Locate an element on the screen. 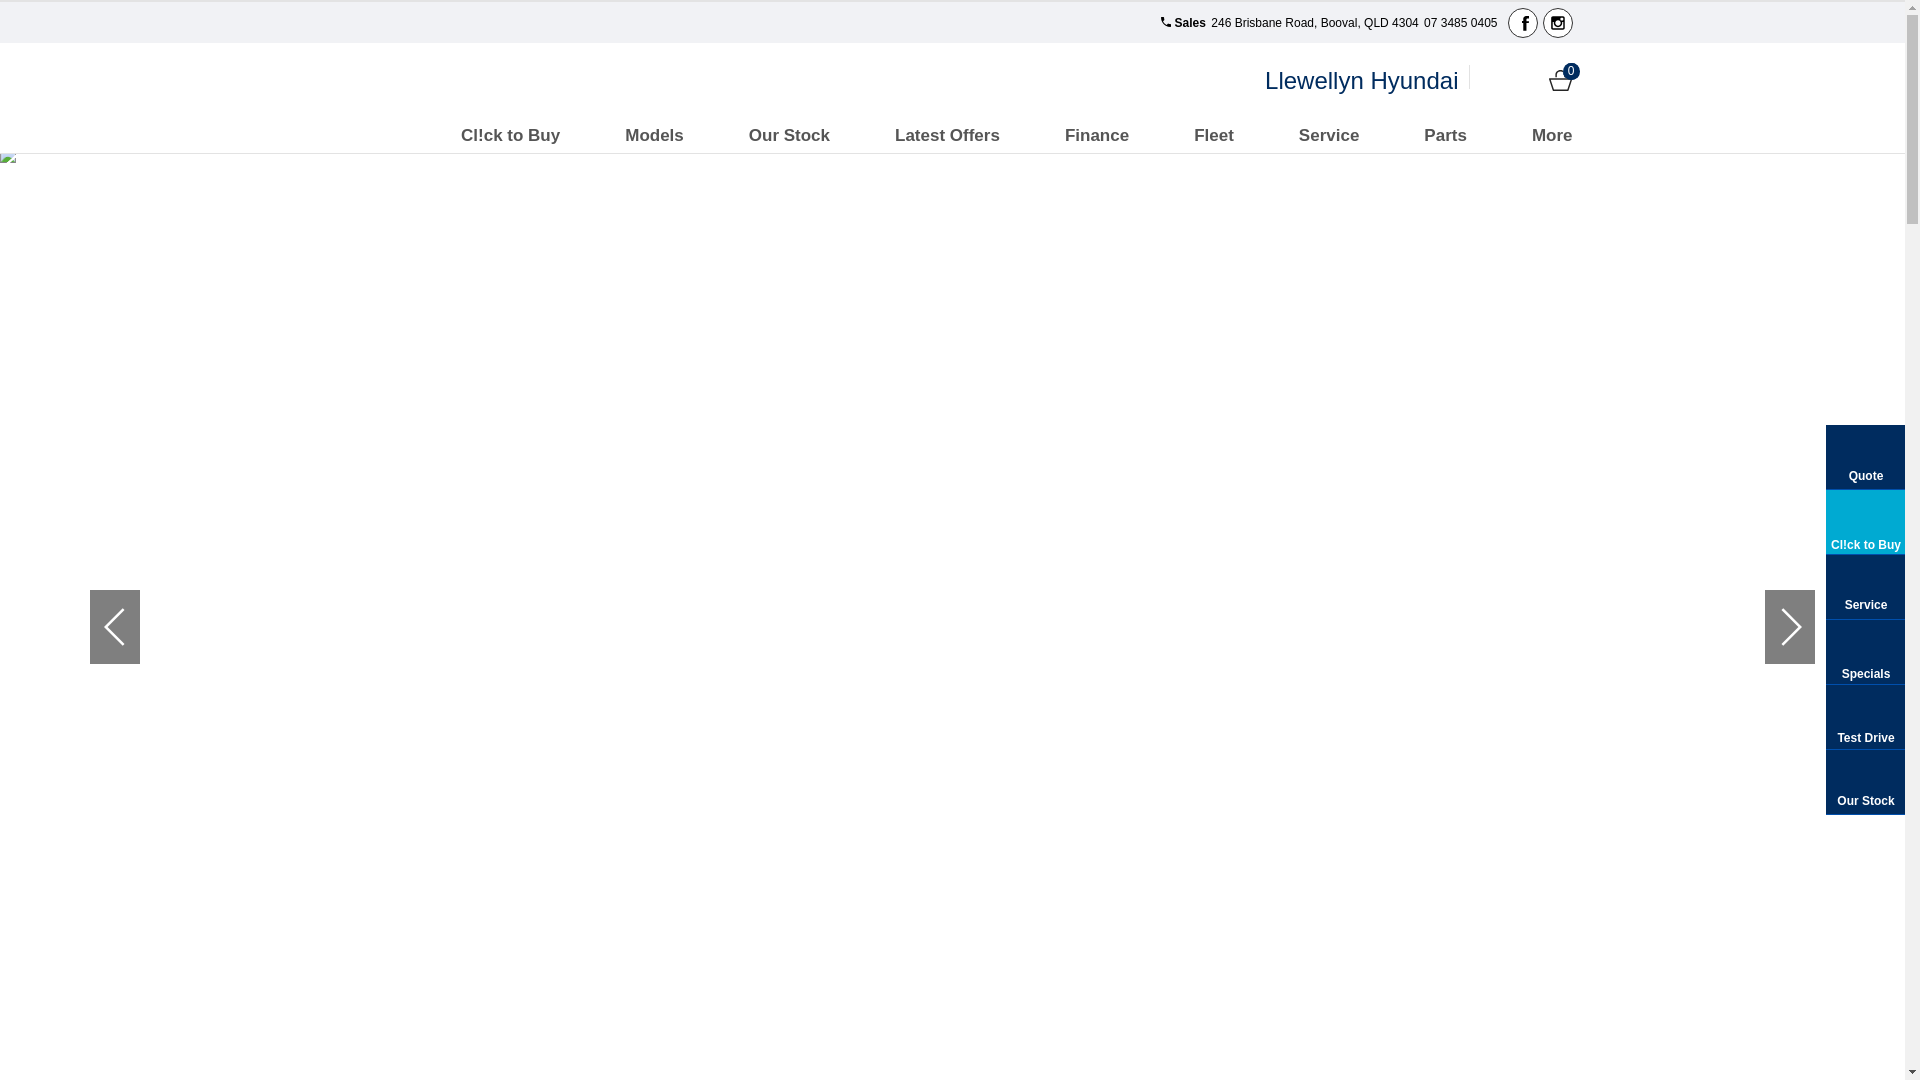 The height and width of the screenshot is (1080, 1920). 'Finance' is located at coordinates (1064, 135).